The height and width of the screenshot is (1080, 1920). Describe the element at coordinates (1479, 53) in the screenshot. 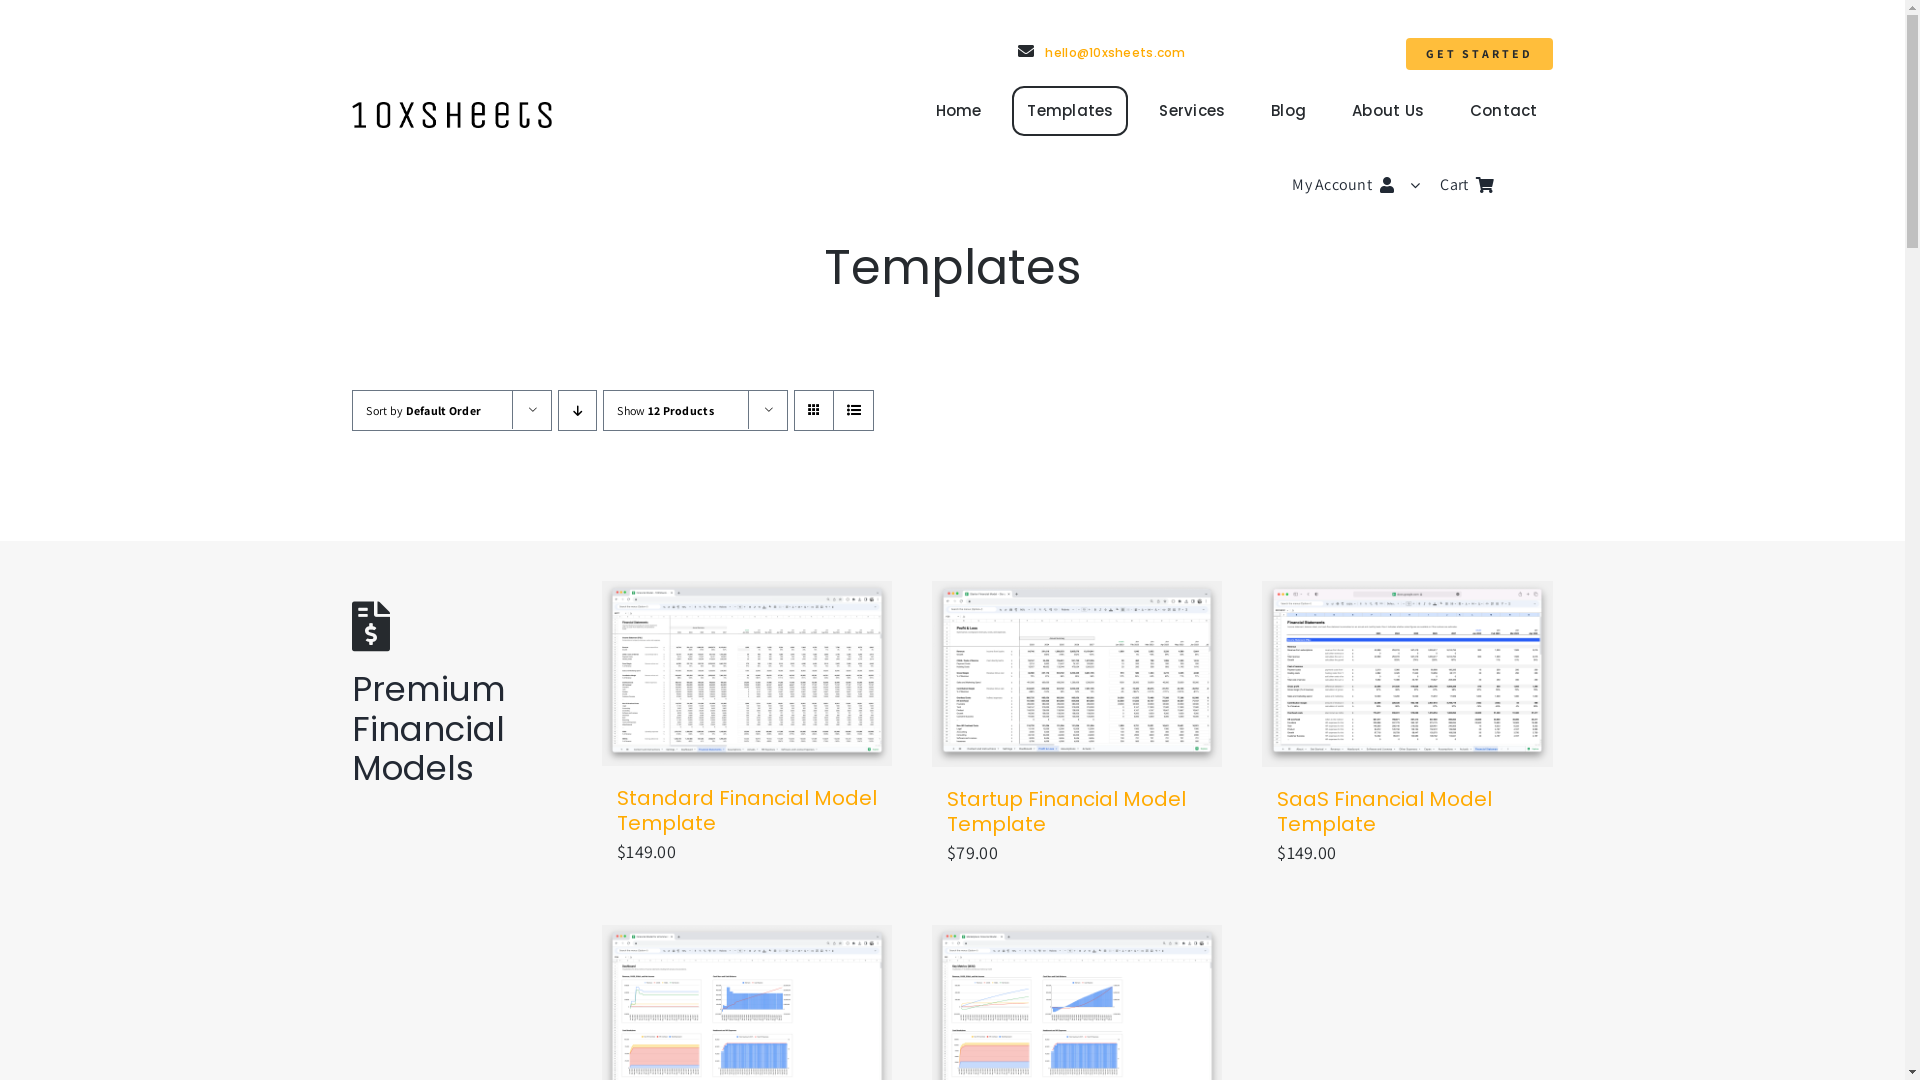

I see `'GET STARTED'` at that location.